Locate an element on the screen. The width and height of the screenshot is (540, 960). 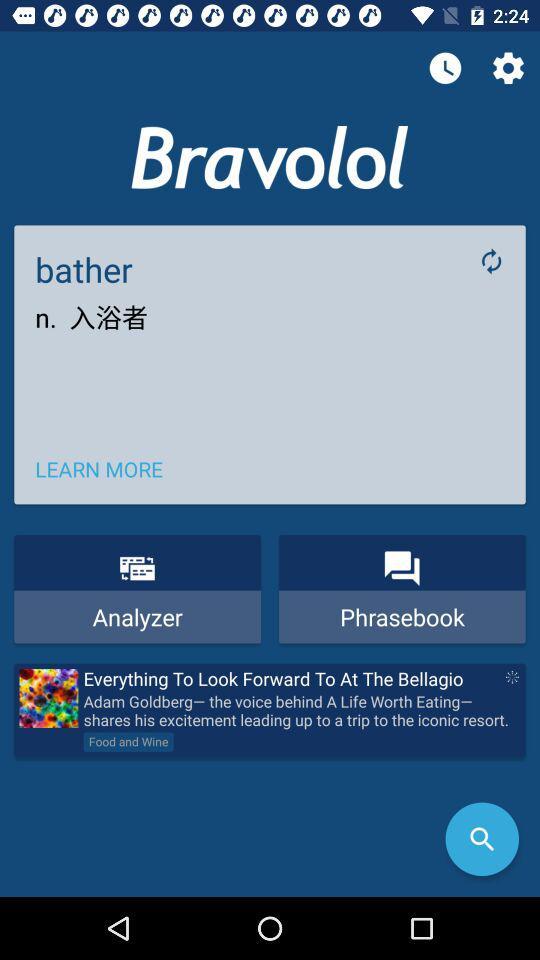
move to the icon above phrasebook is located at coordinates (401, 568).